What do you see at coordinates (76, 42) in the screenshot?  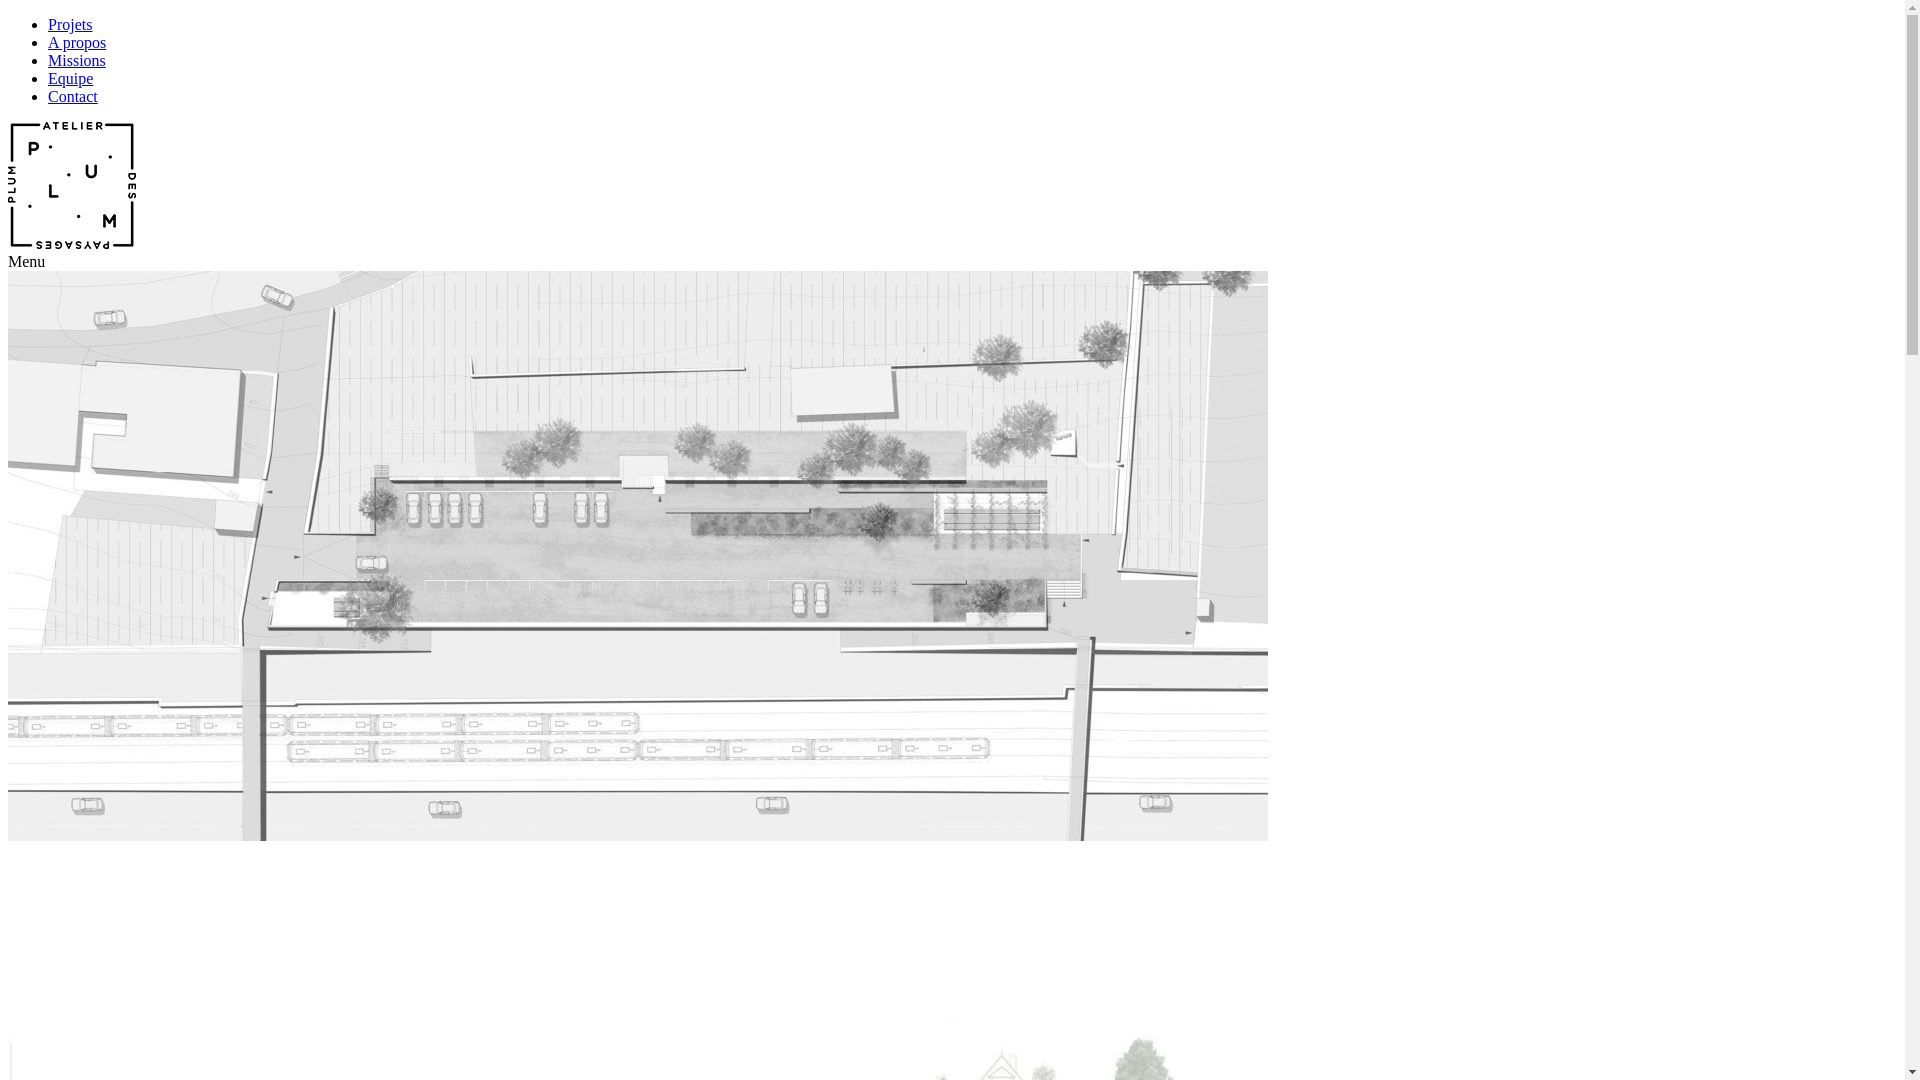 I see `'A propos'` at bounding box center [76, 42].